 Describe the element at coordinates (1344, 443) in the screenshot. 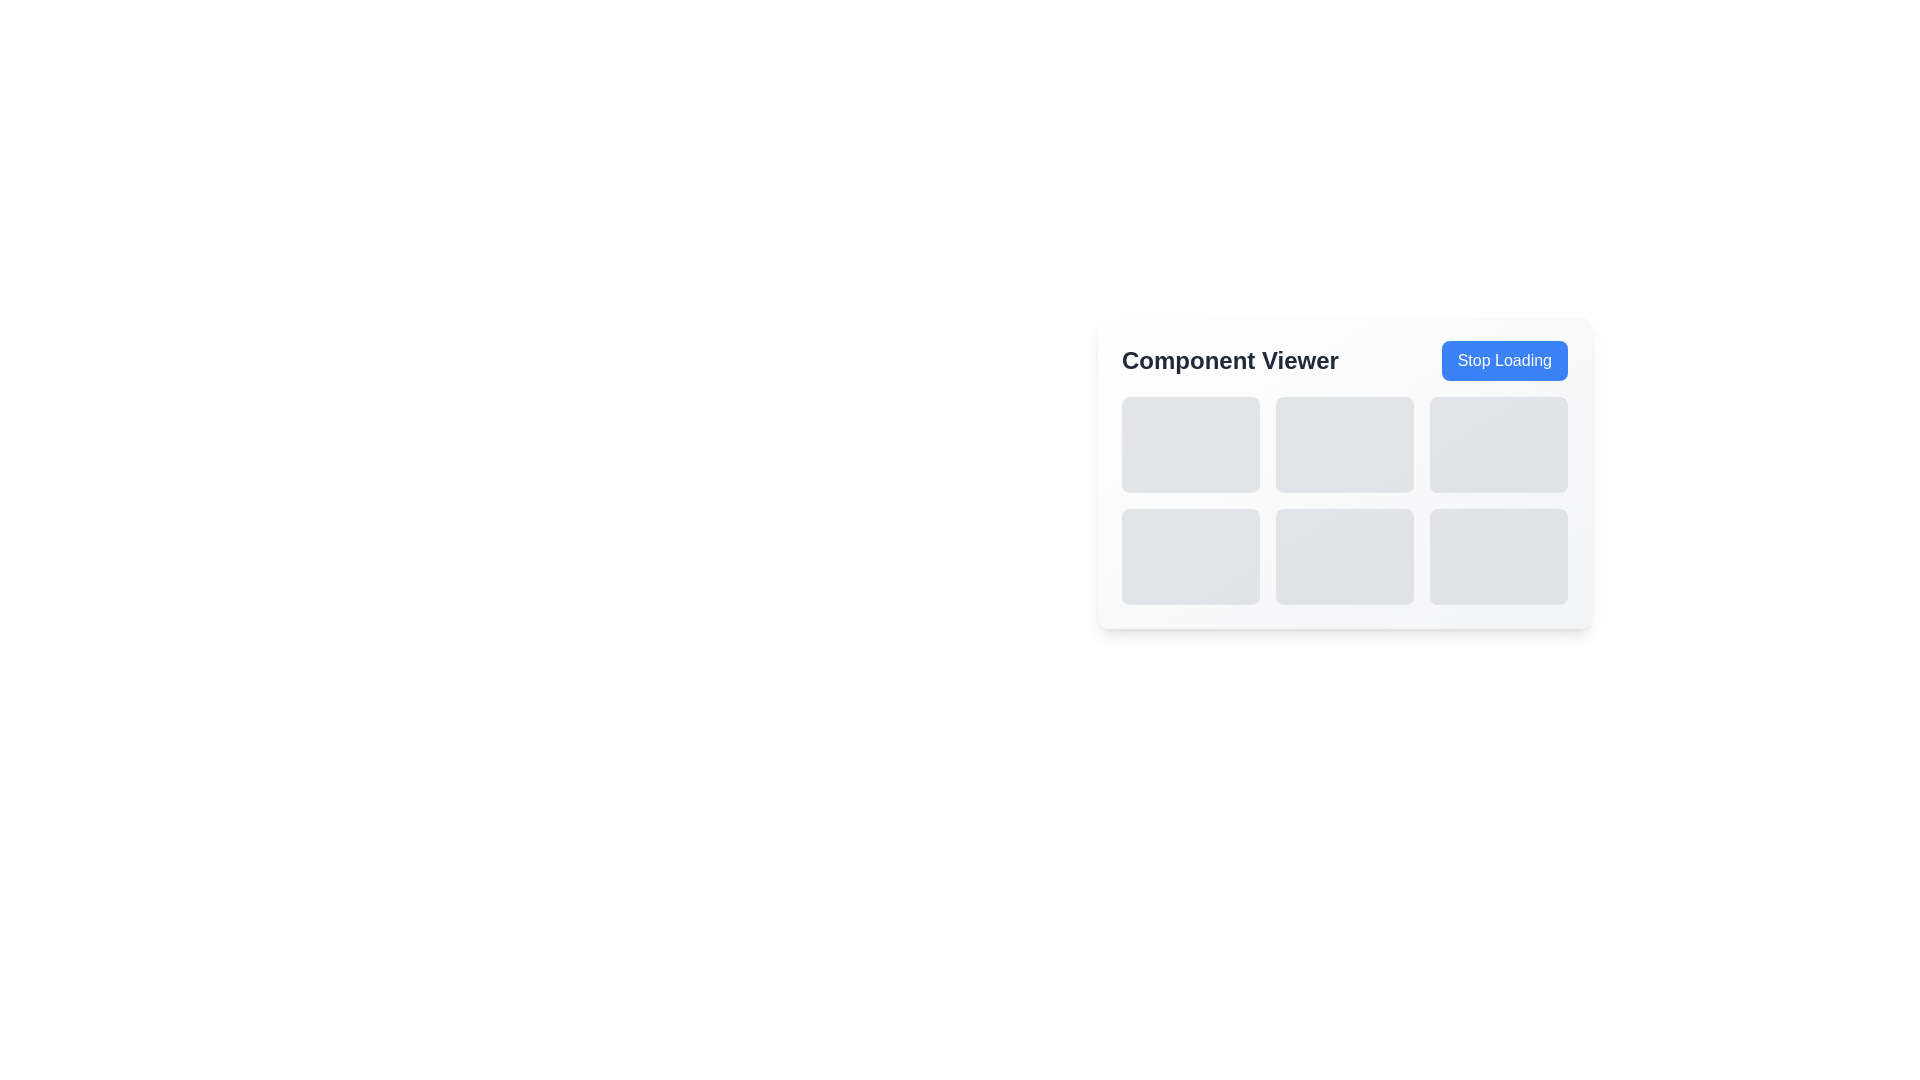

I see `the visual placeholder located in the middle column of the grid, which indicates that data is being loaded or will be displayed here` at that location.